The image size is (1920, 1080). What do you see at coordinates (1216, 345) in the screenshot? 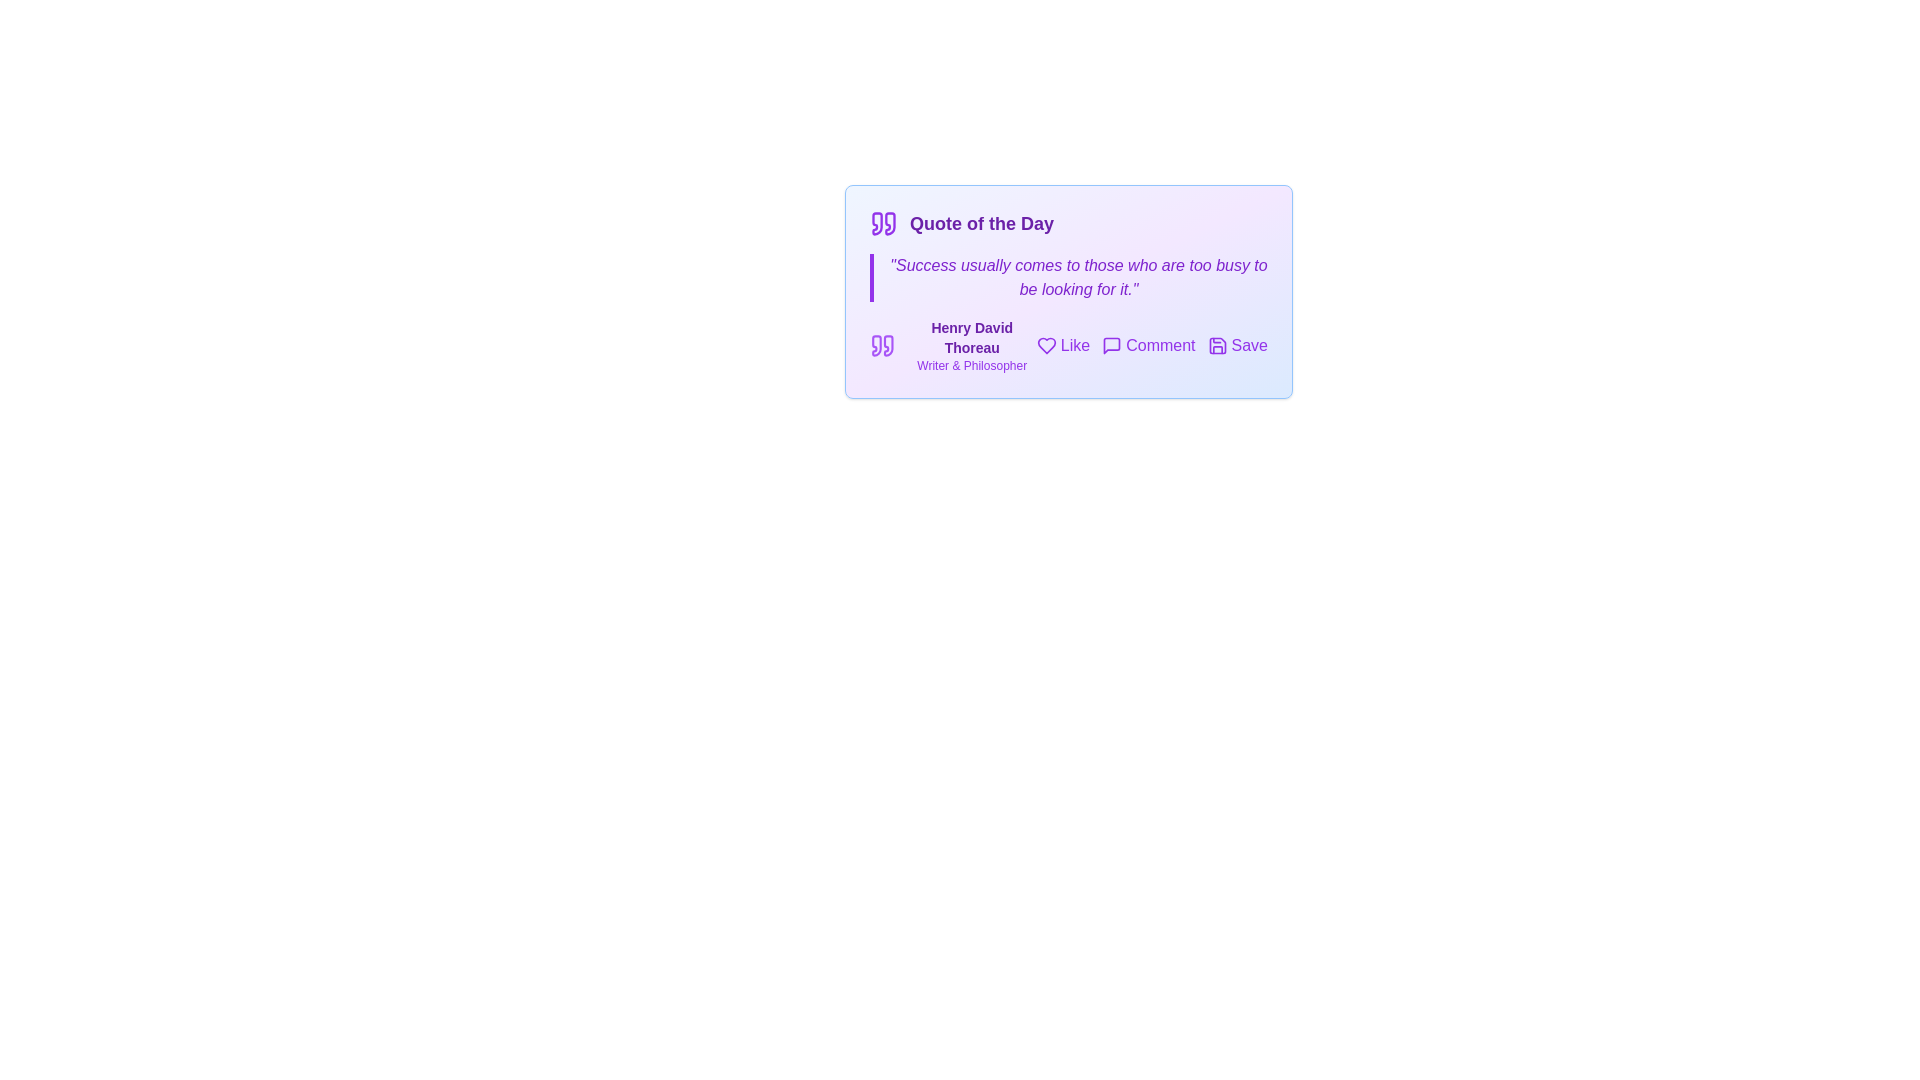
I see `the save icon located in the last icon group at the bottom section of the card` at bounding box center [1216, 345].